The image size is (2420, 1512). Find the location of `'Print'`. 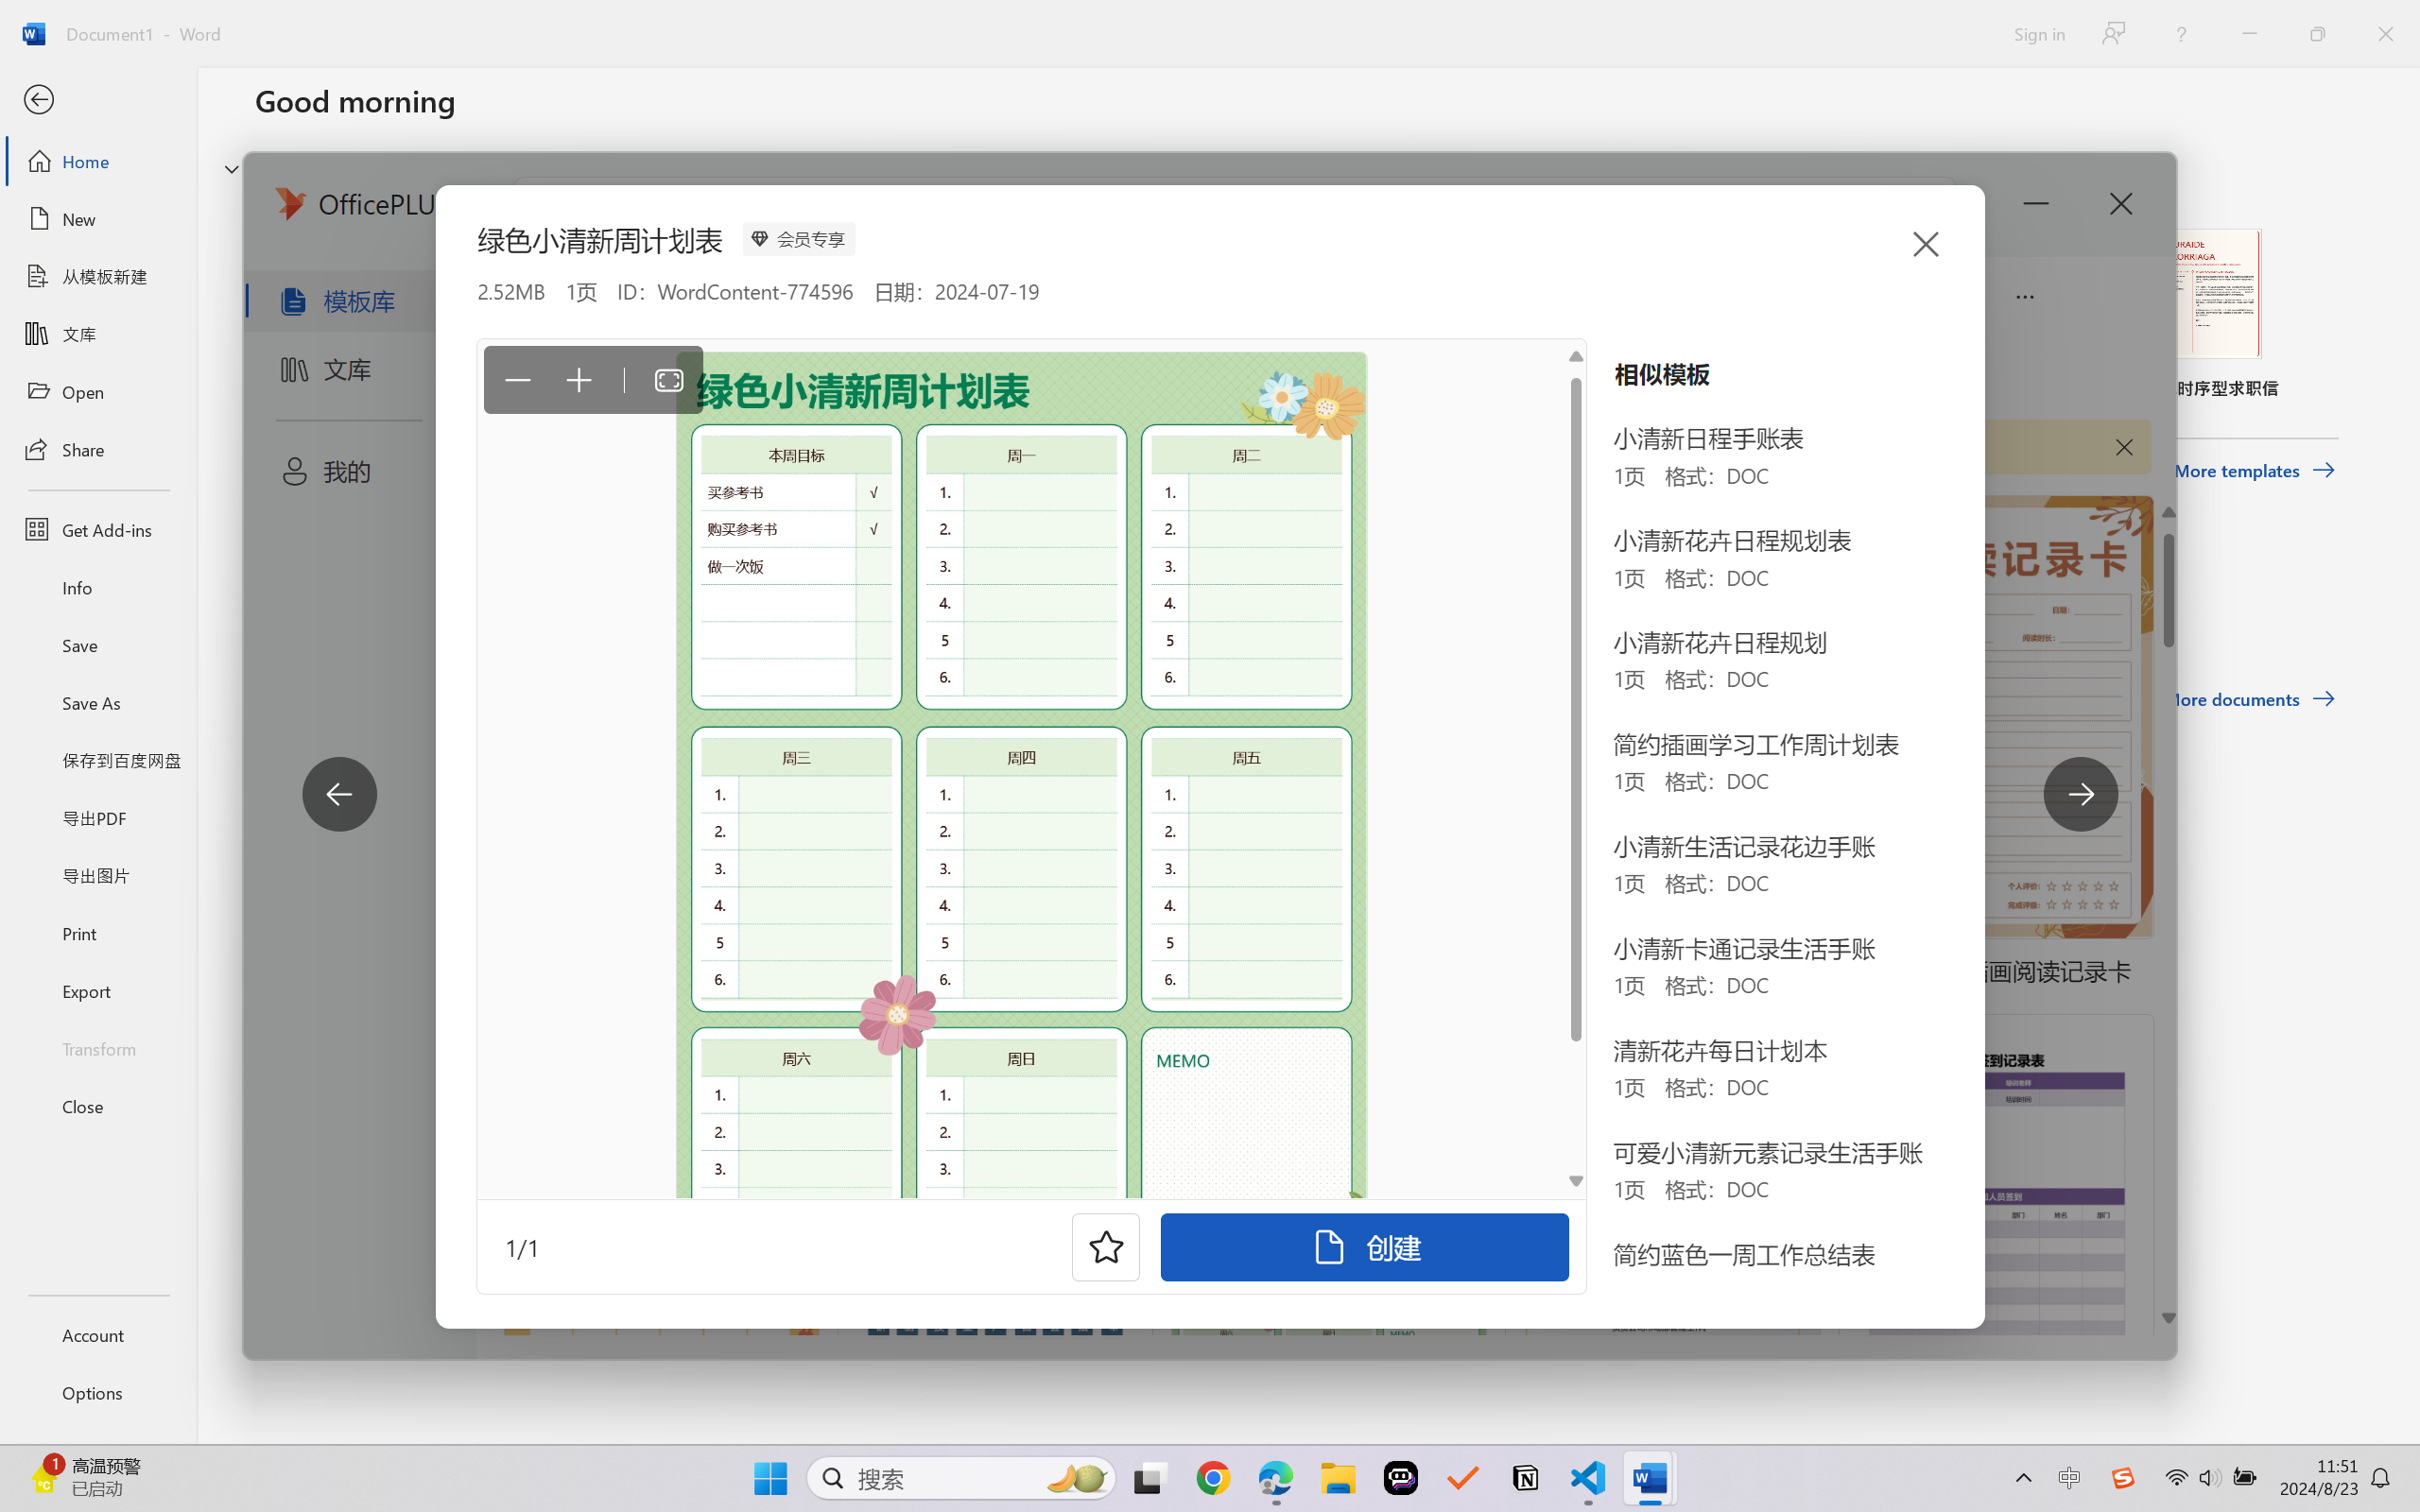

'Print' is located at coordinates (97, 933).